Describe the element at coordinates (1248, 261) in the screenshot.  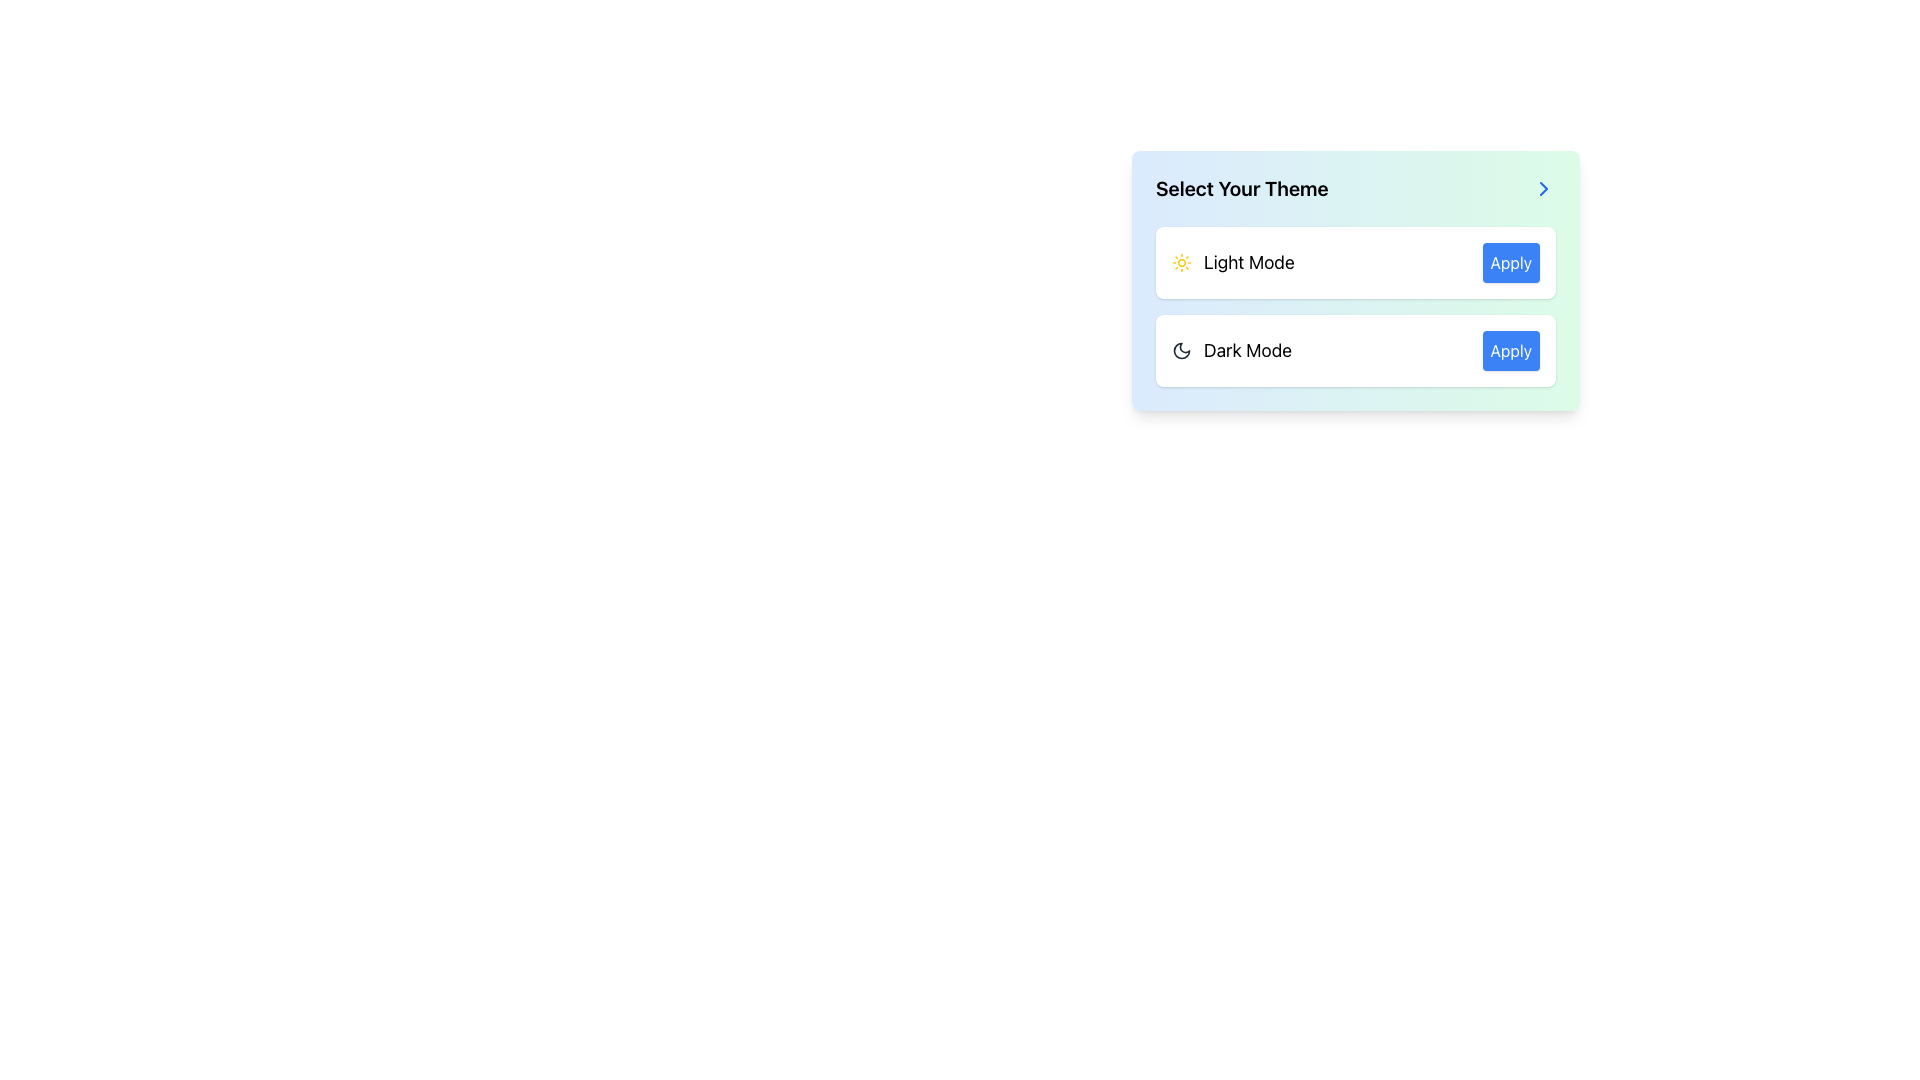
I see `the 'Light Mode' text label, which is bold and larger, located in the upper section of the 'Select Your Theme' panel, next to the sun icon` at that location.